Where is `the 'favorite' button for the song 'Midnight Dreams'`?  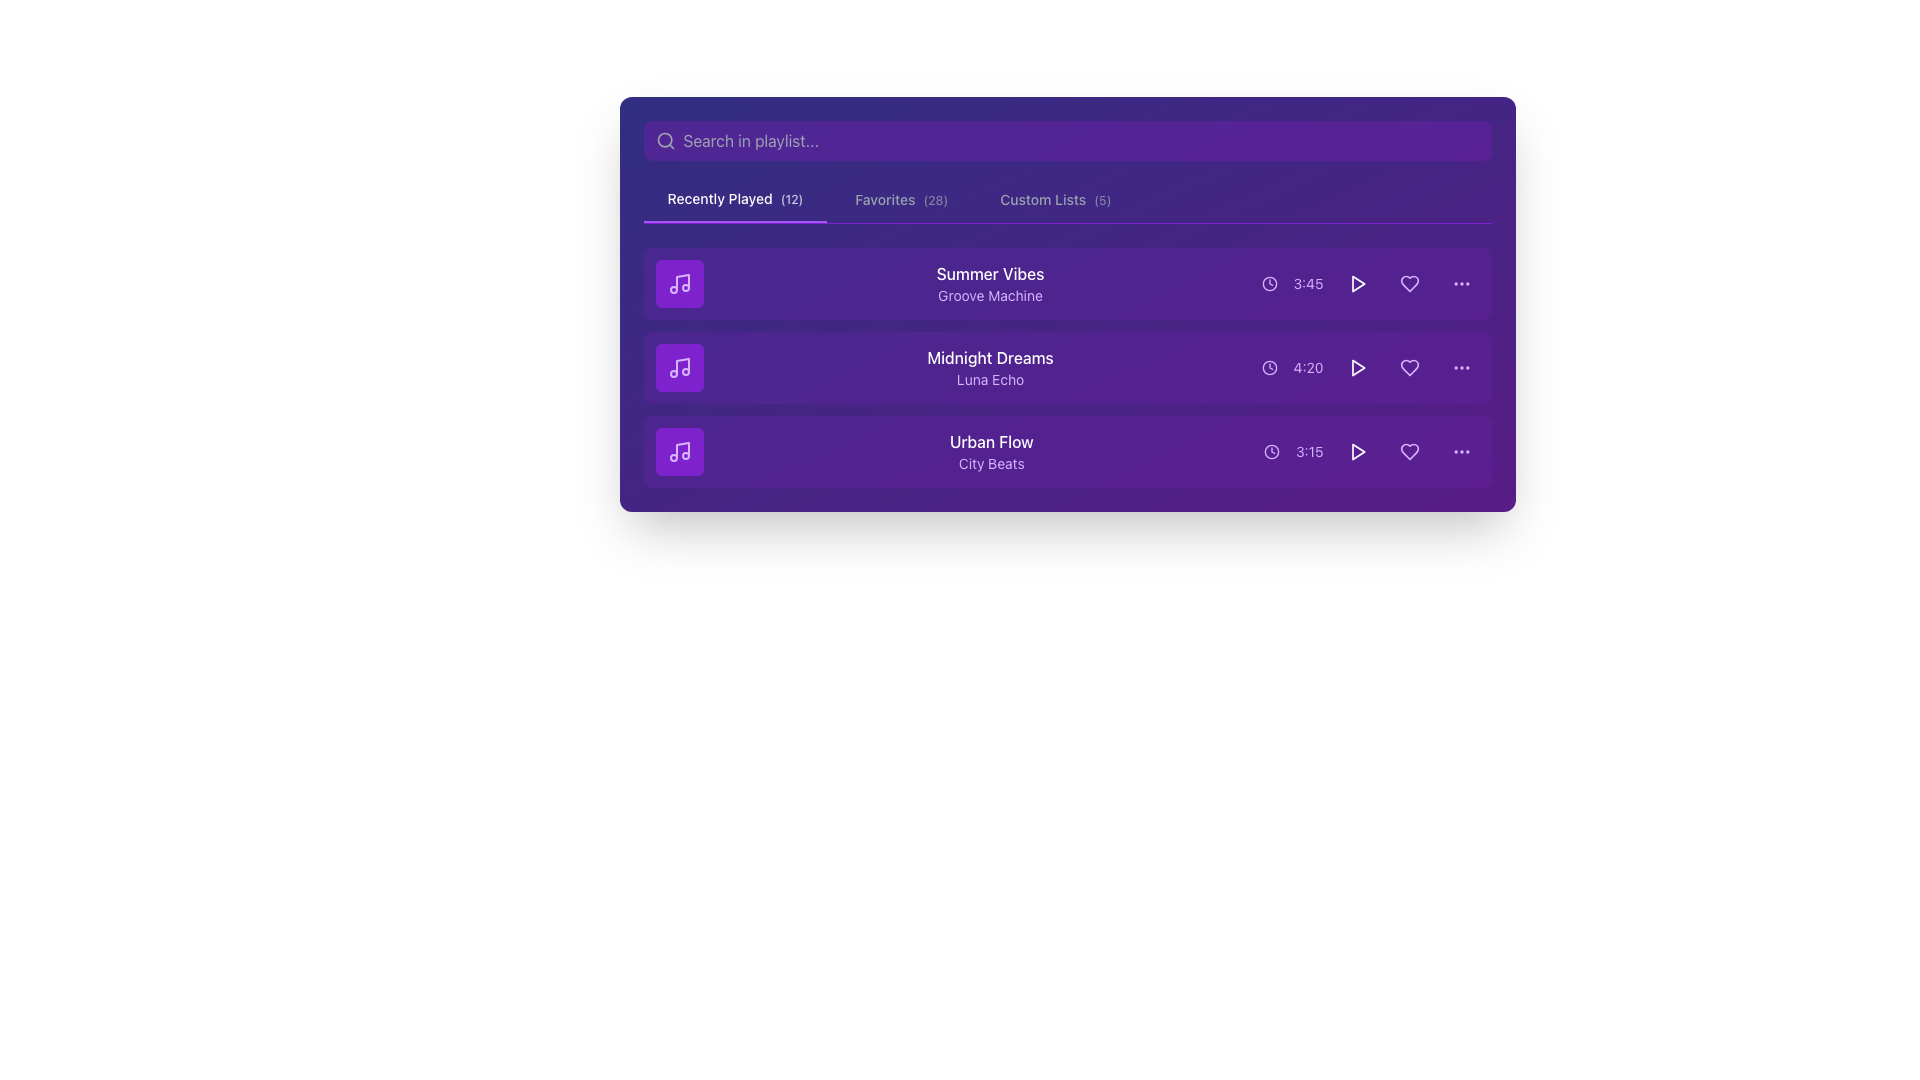 the 'favorite' button for the song 'Midnight Dreams' is located at coordinates (1408, 367).